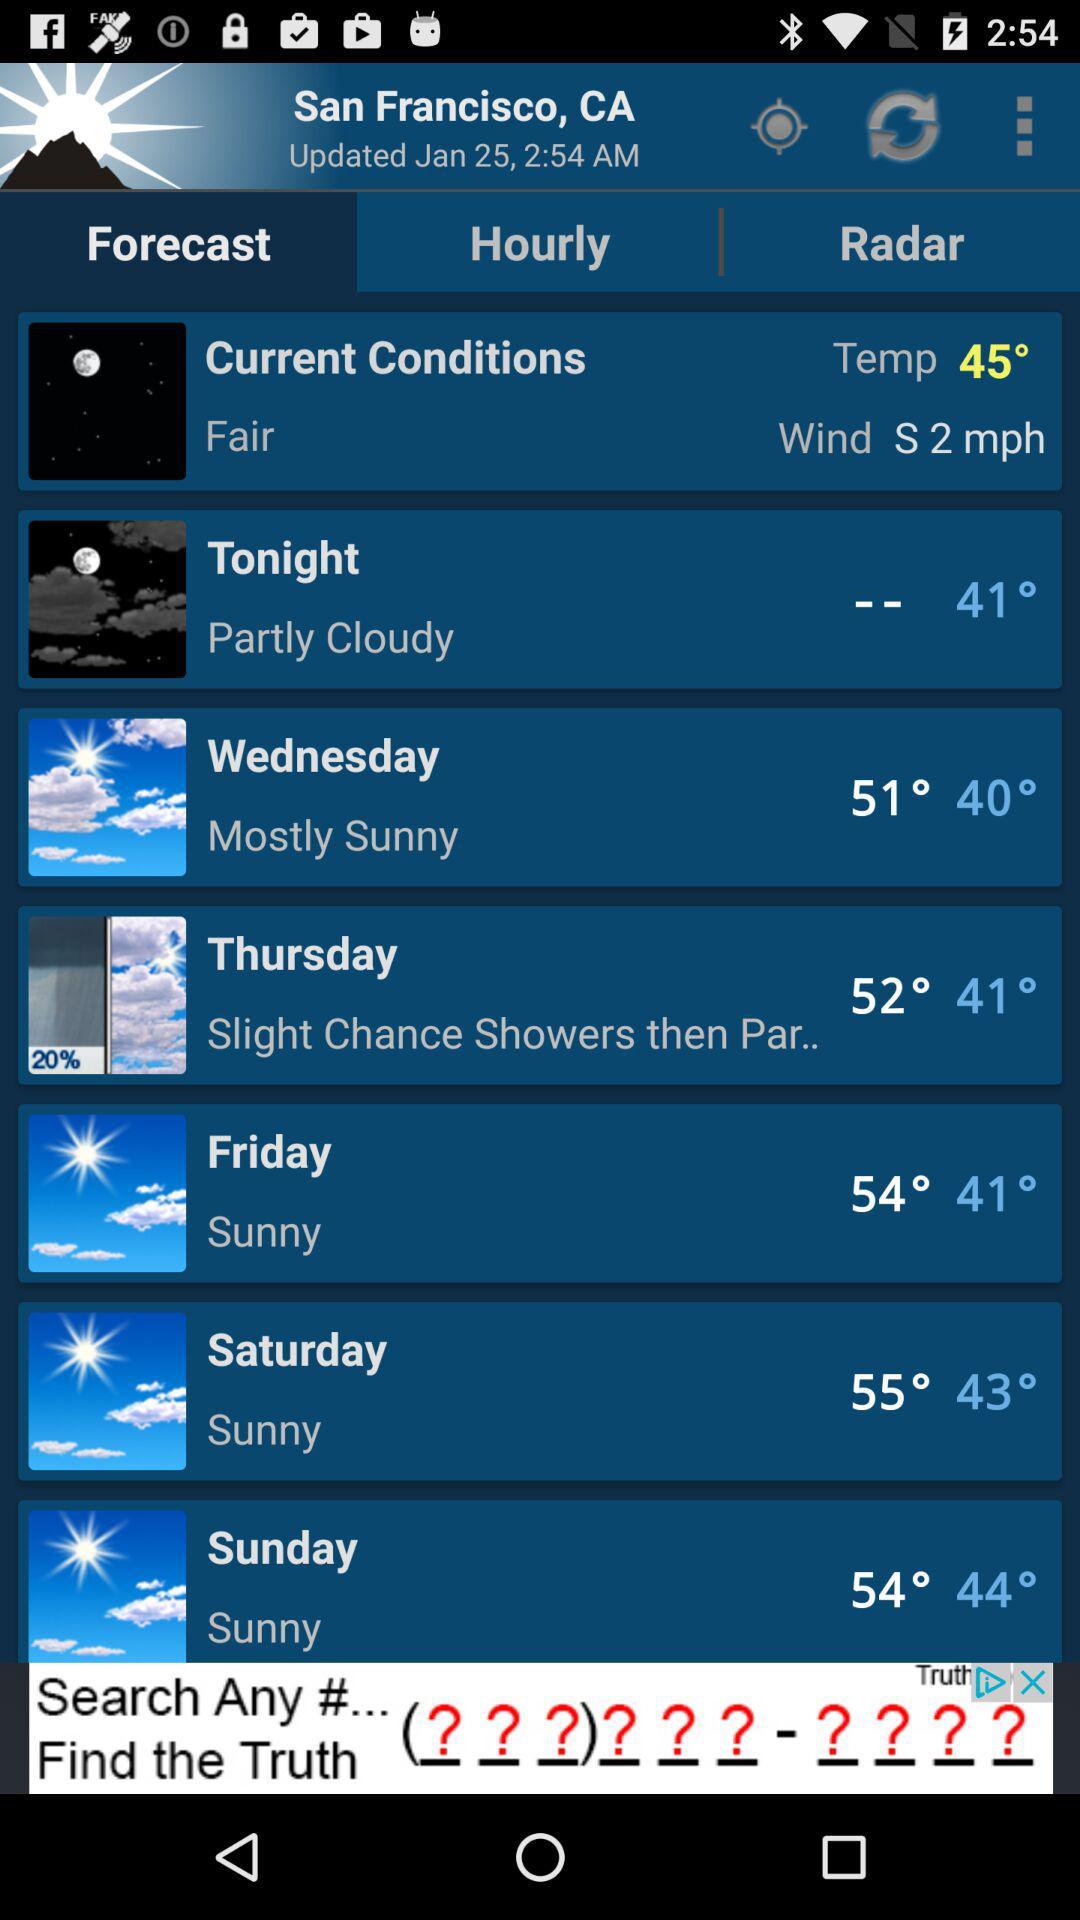  Describe the element at coordinates (778, 133) in the screenshot. I see `the location_crosshair icon` at that location.